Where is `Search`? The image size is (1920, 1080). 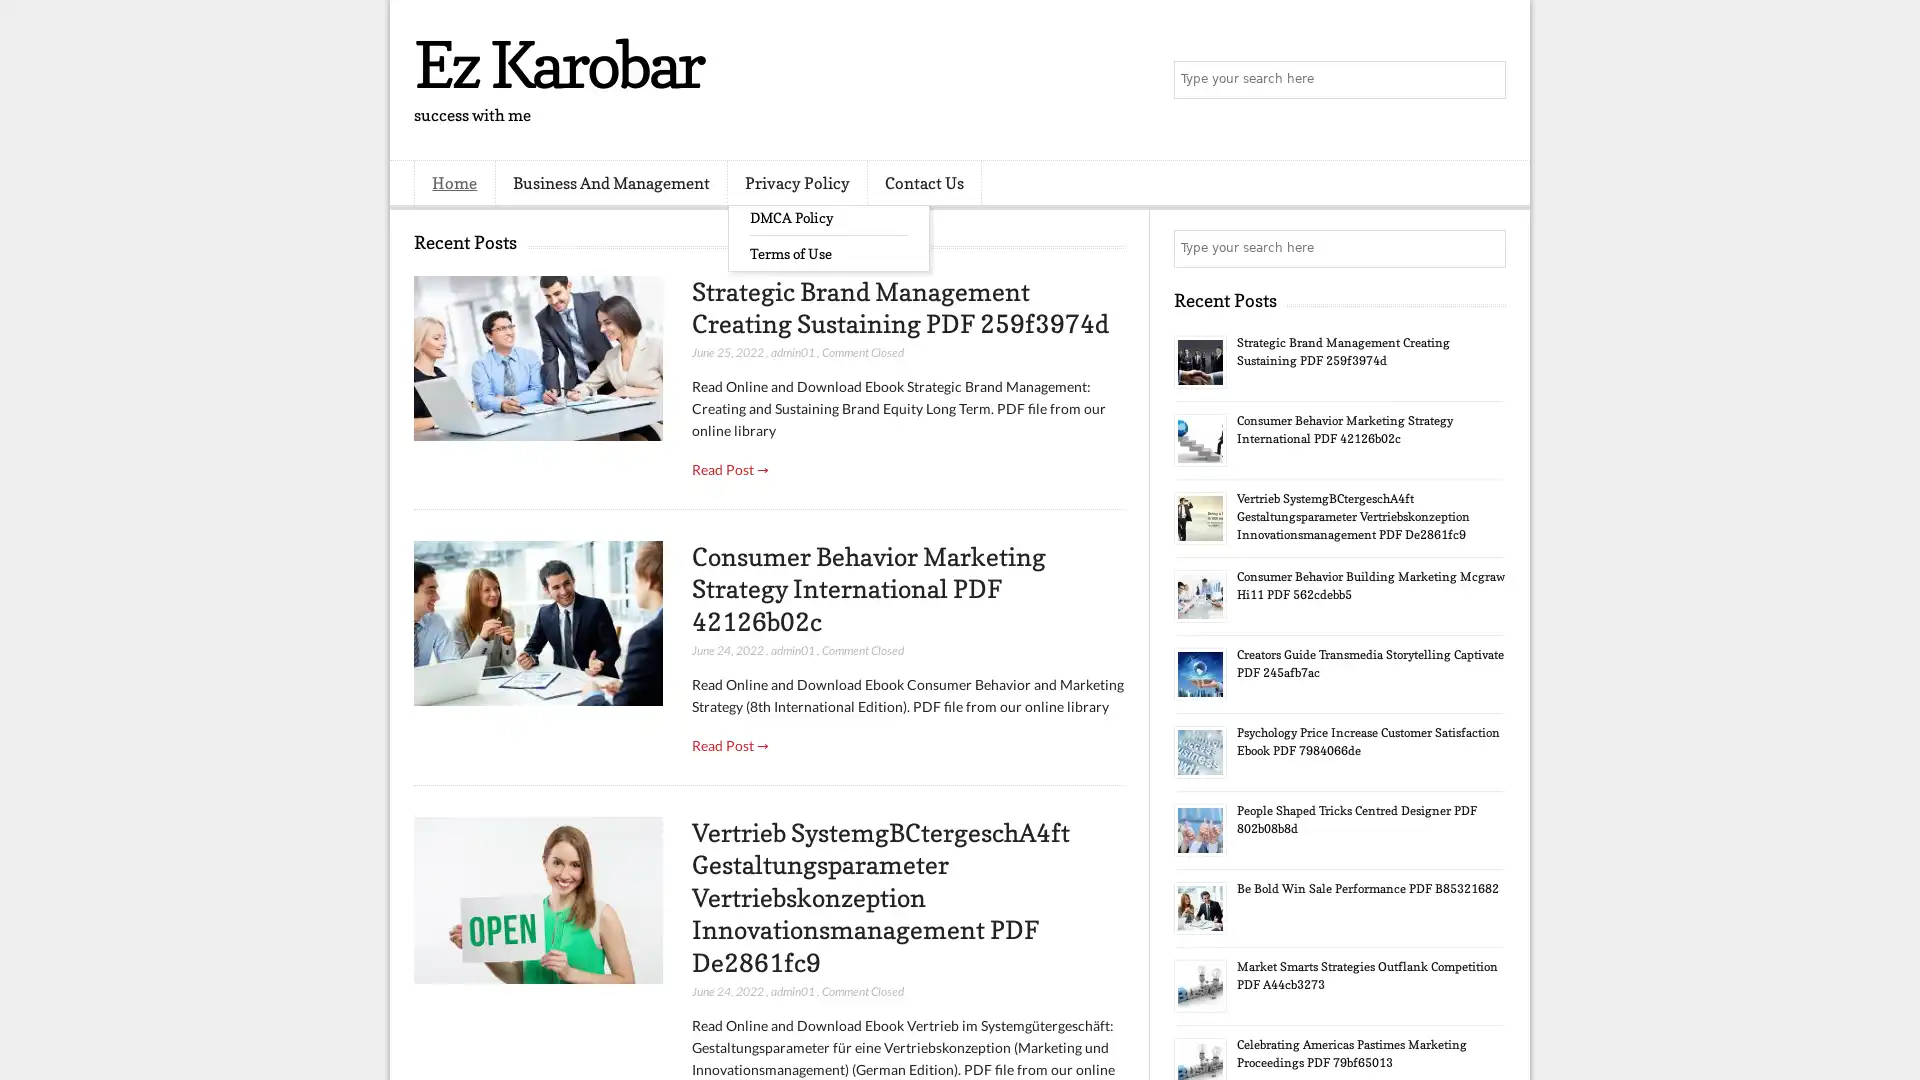
Search is located at coordinates (1485, 80).